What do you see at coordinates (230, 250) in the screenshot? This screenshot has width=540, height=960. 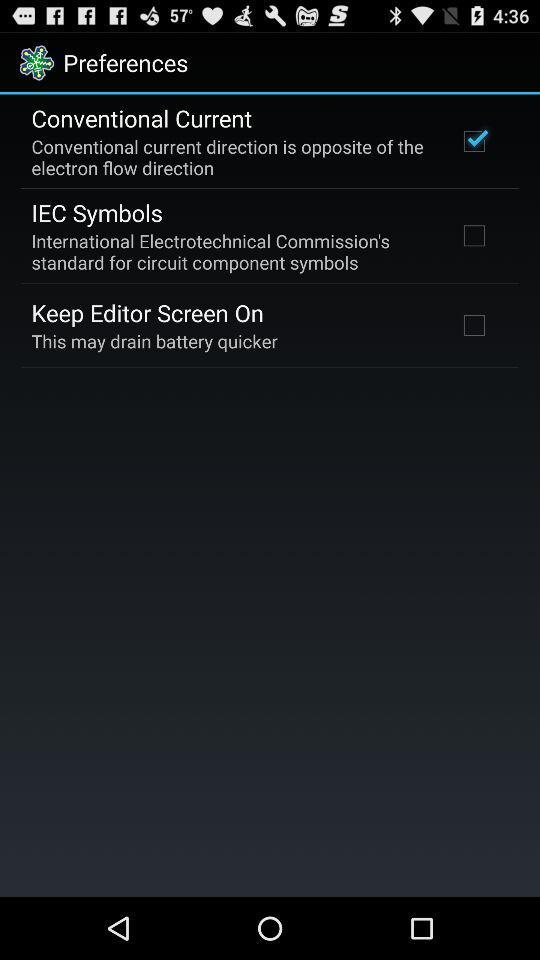 I see `the app below the iec symbols app` at bounding box center [230, 250].